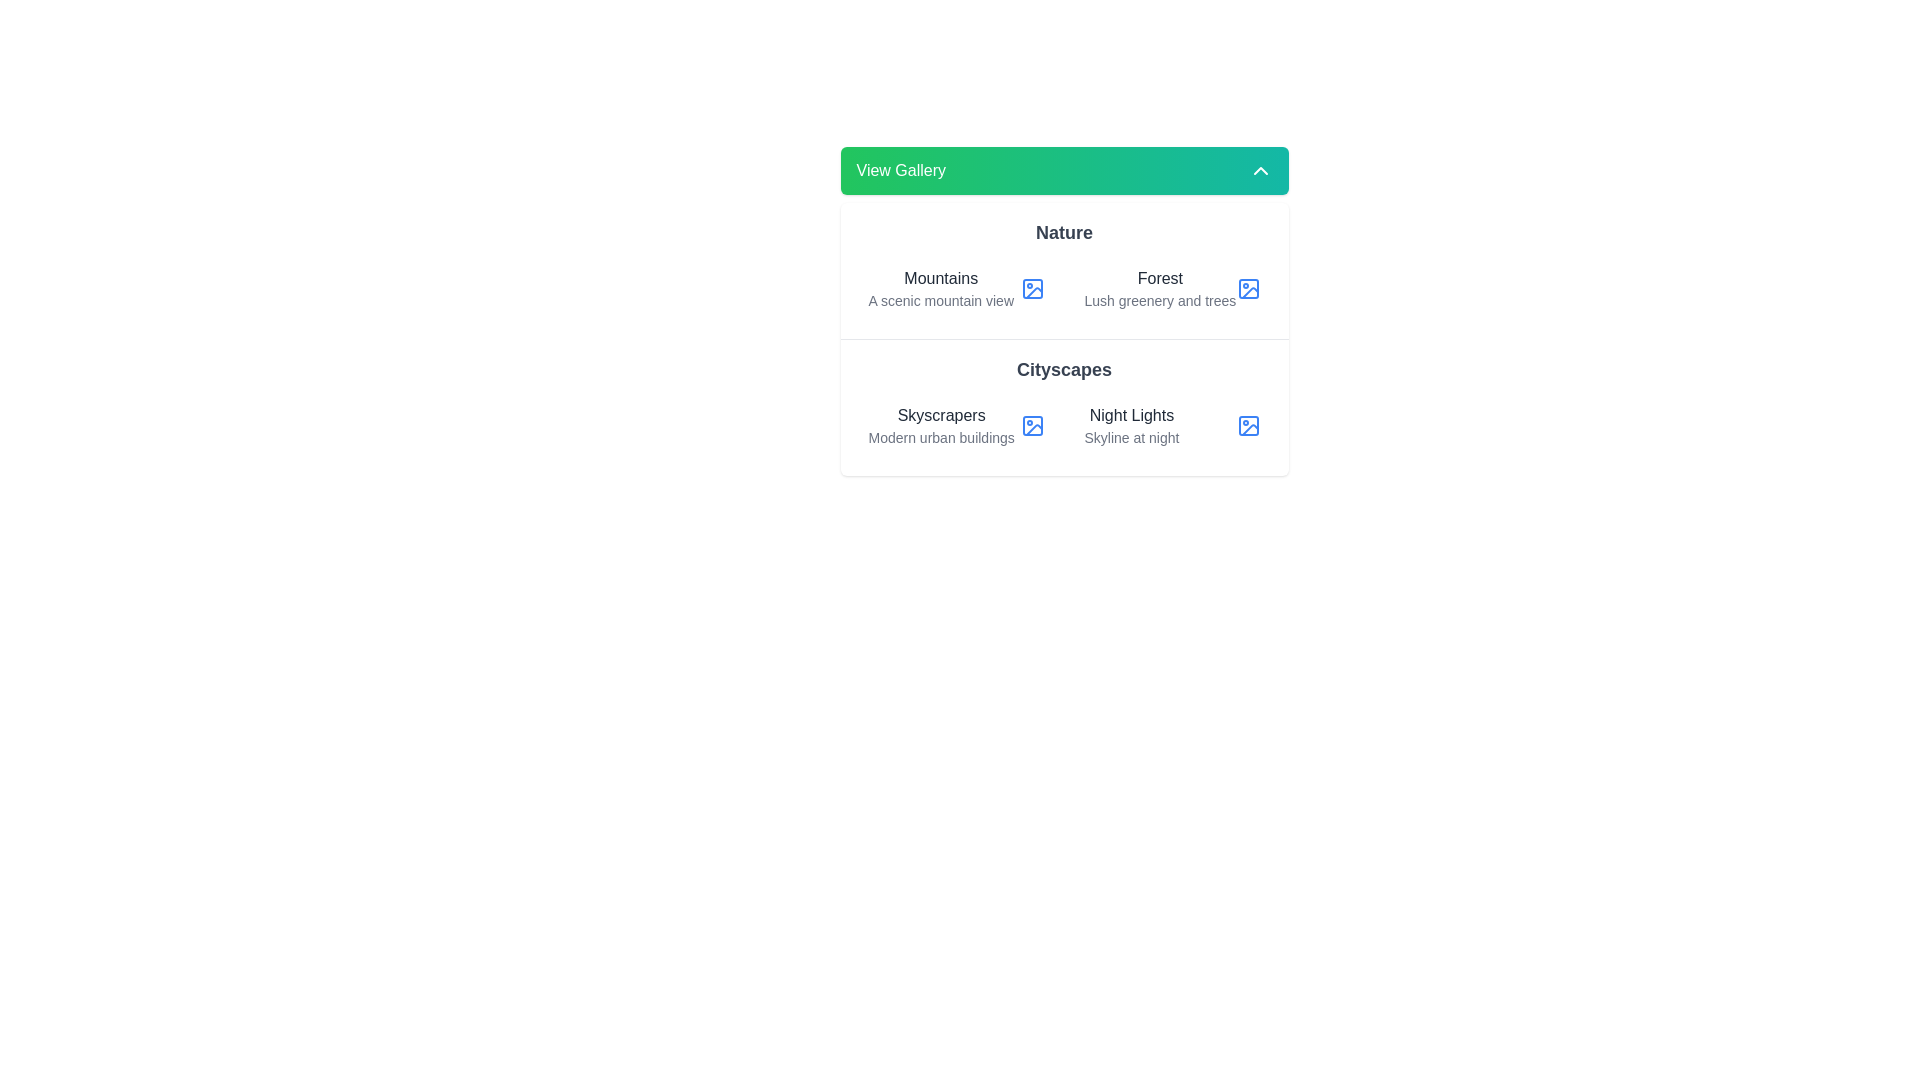 Image resolution: width=1920 pixels, height=1080 pixels. I want to click on the icon representing 'Skyscrapers' located in the 'Cityscapes' section, positioned to the right of the text 'Skyscrapers', so click(1032, 424).